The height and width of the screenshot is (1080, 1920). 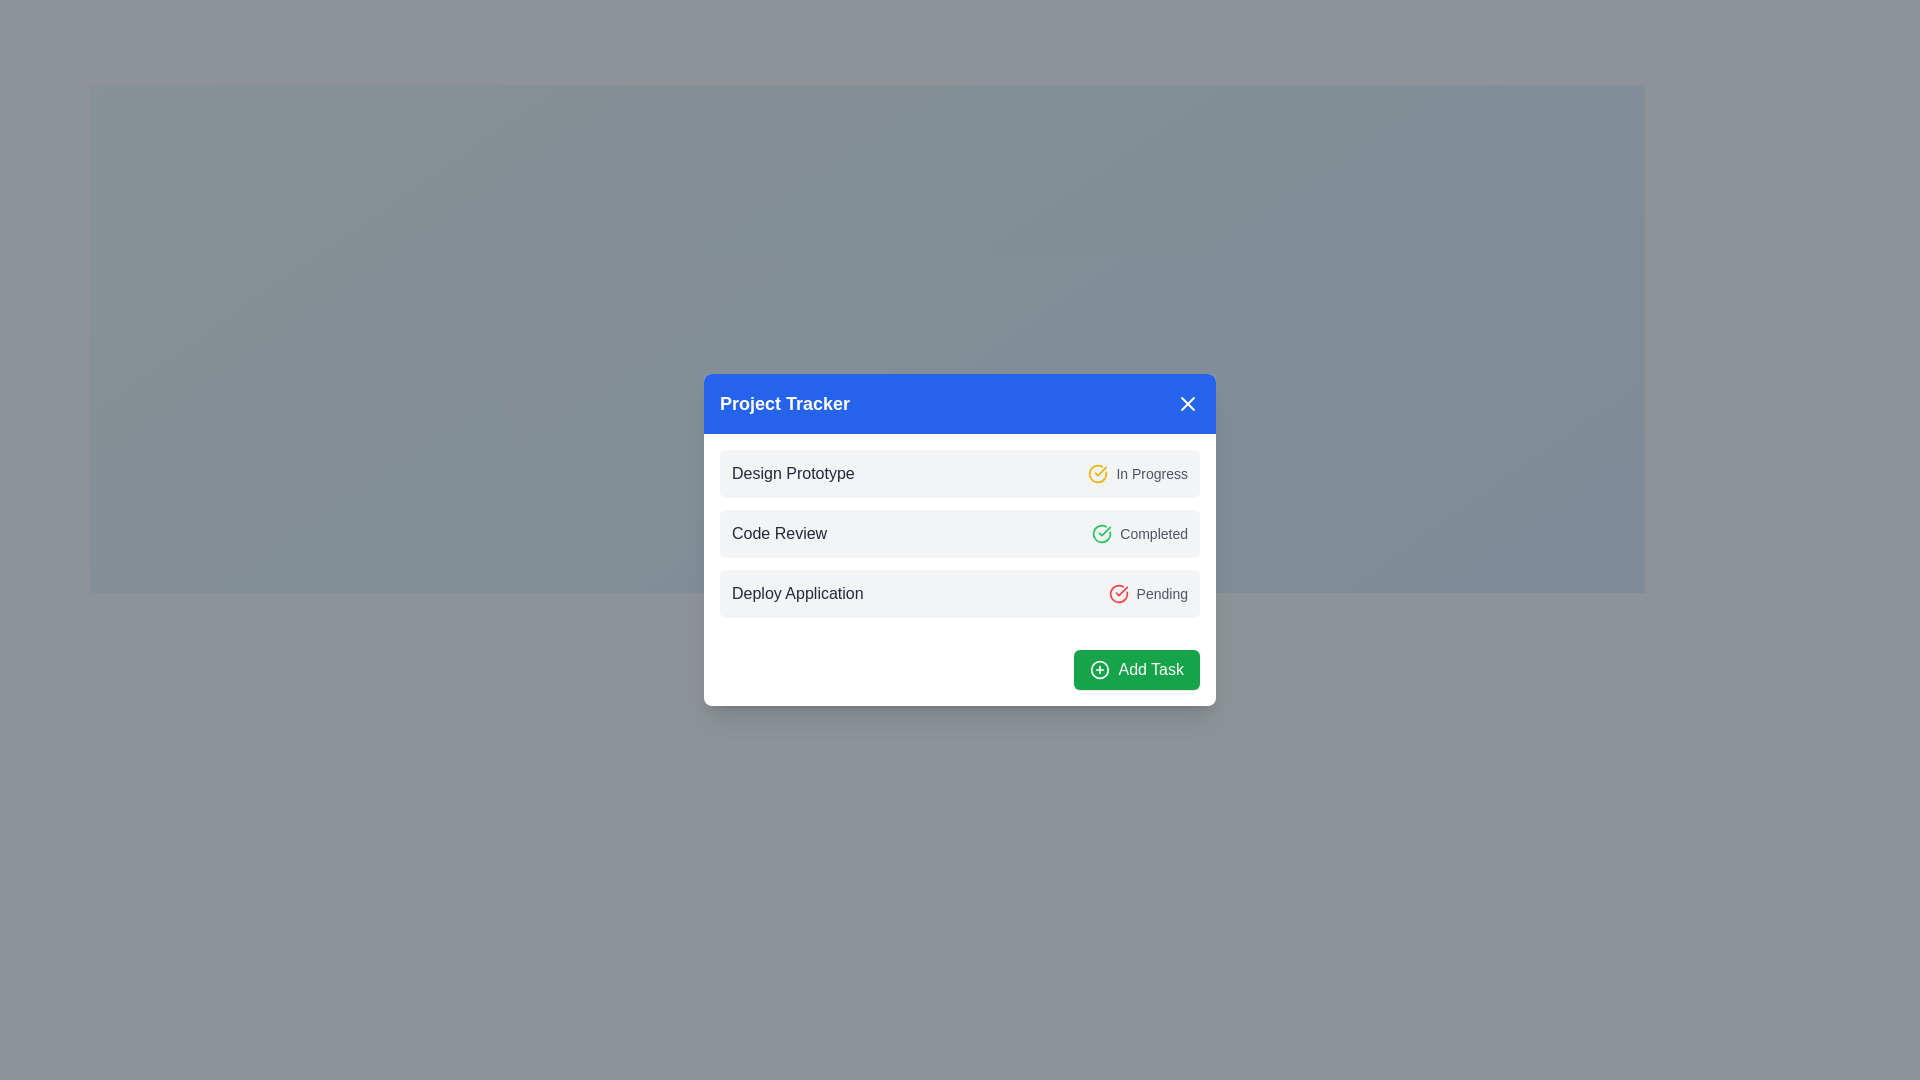 What do you see at coordinates (1188, 404) in the screenshot?
I see `the close button represented by a diagonal line forming part of an 'X' shape in the header of the 'Project Tracker' modal` at bounding box center [1188, 404].